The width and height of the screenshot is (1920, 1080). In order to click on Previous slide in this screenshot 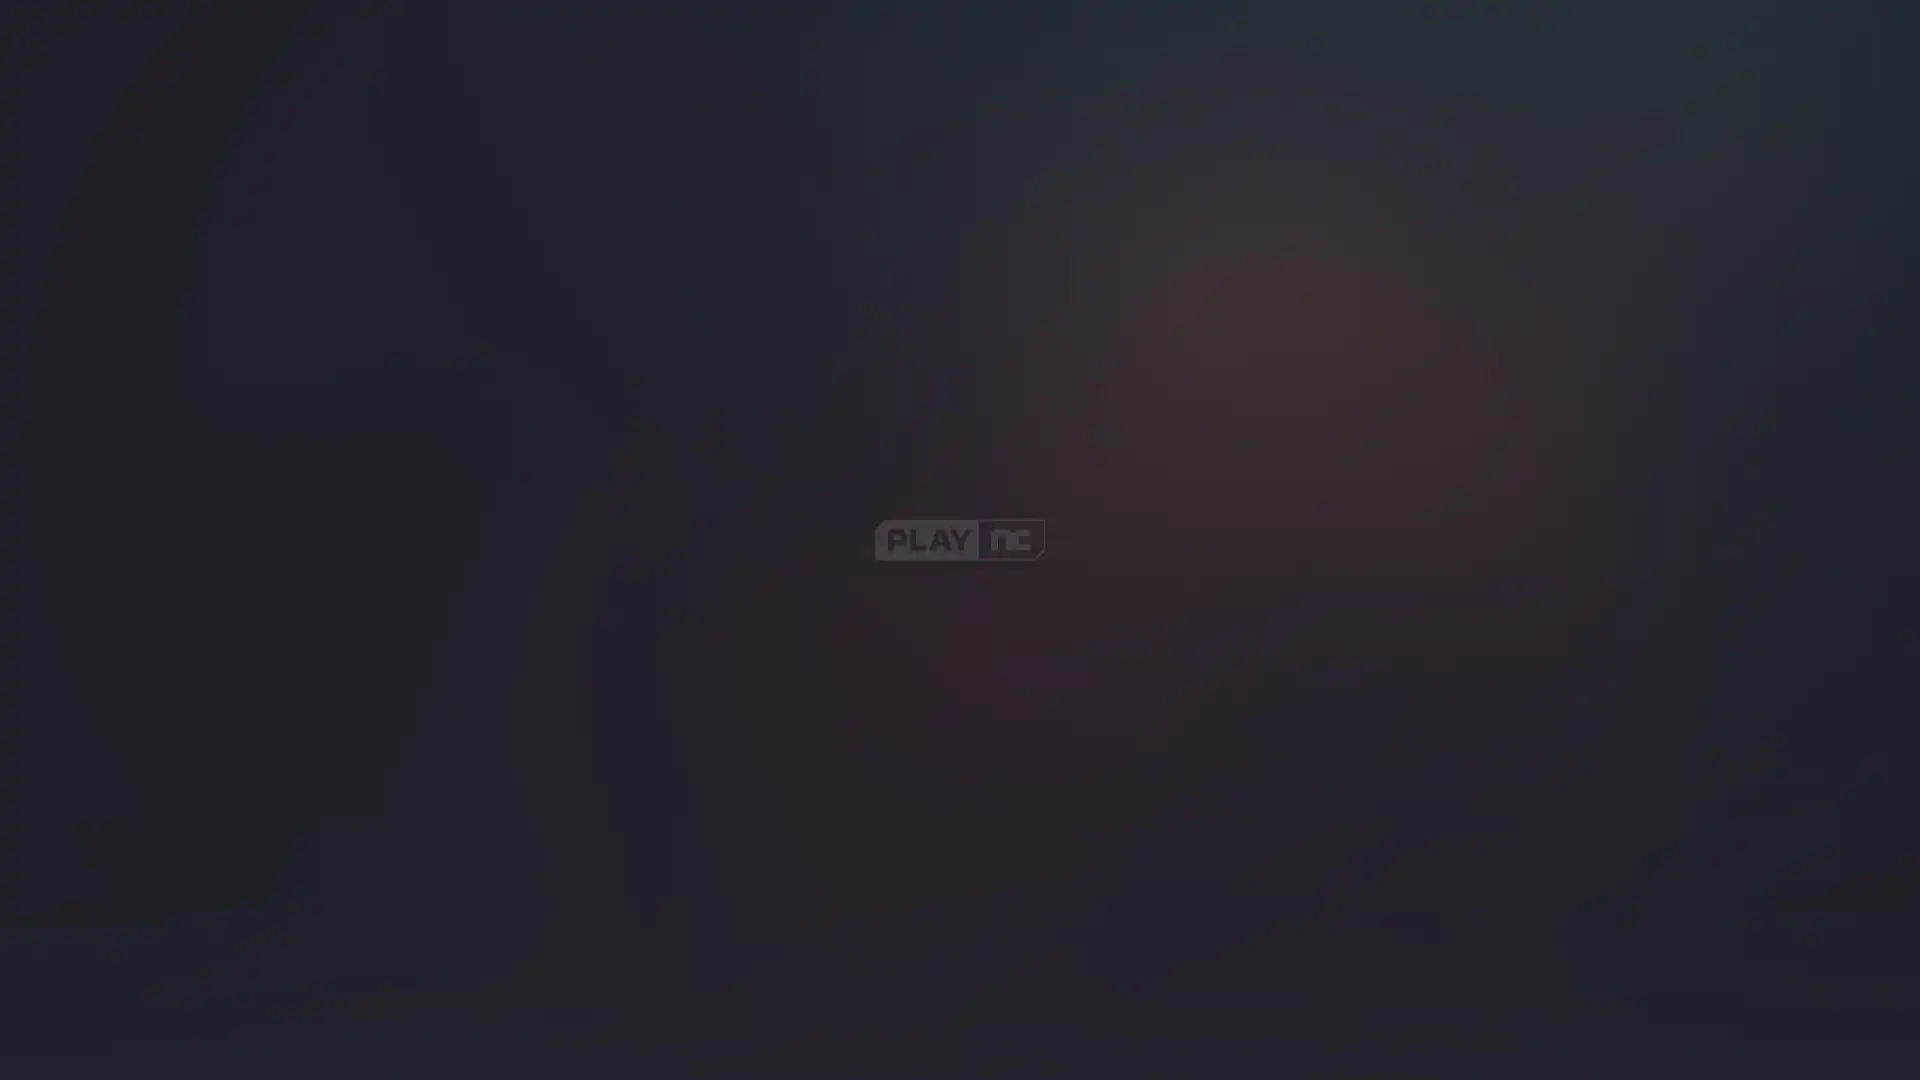, I will do `click(1601, 262)`.